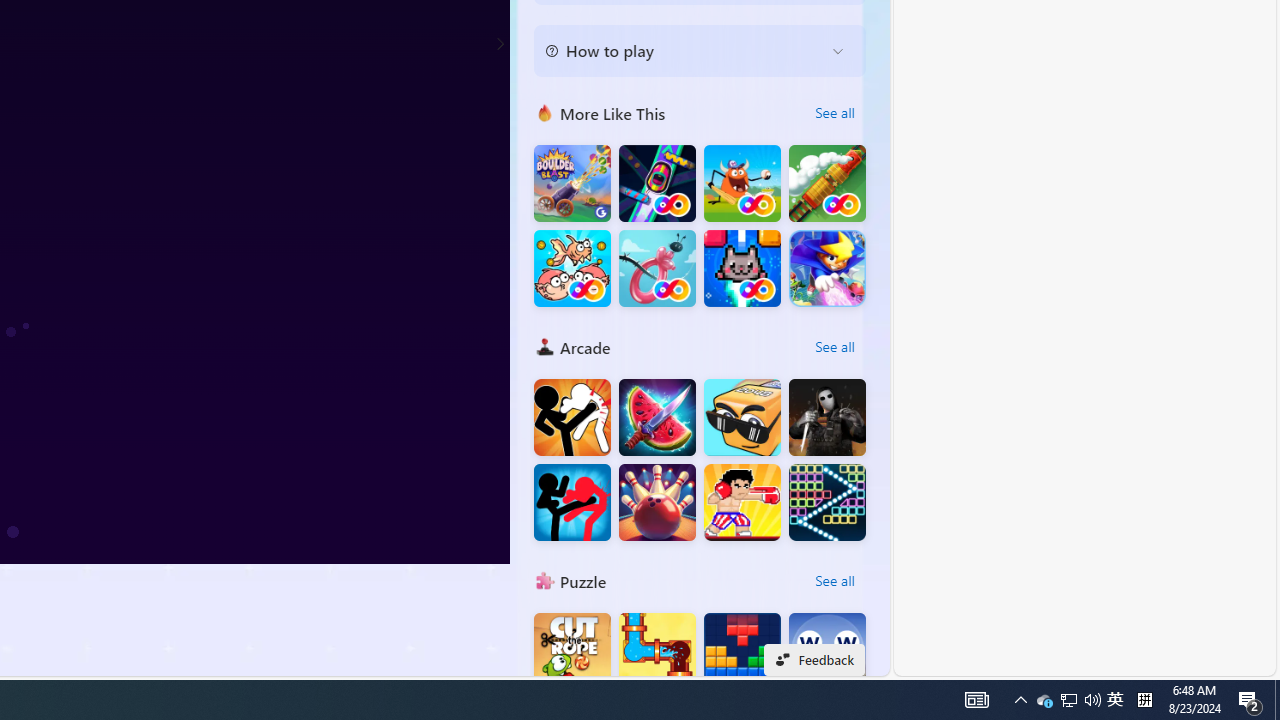 This screenshot has height=720, width=1280. I want to click on 'Super Bowling Mania', so click(657, 501).